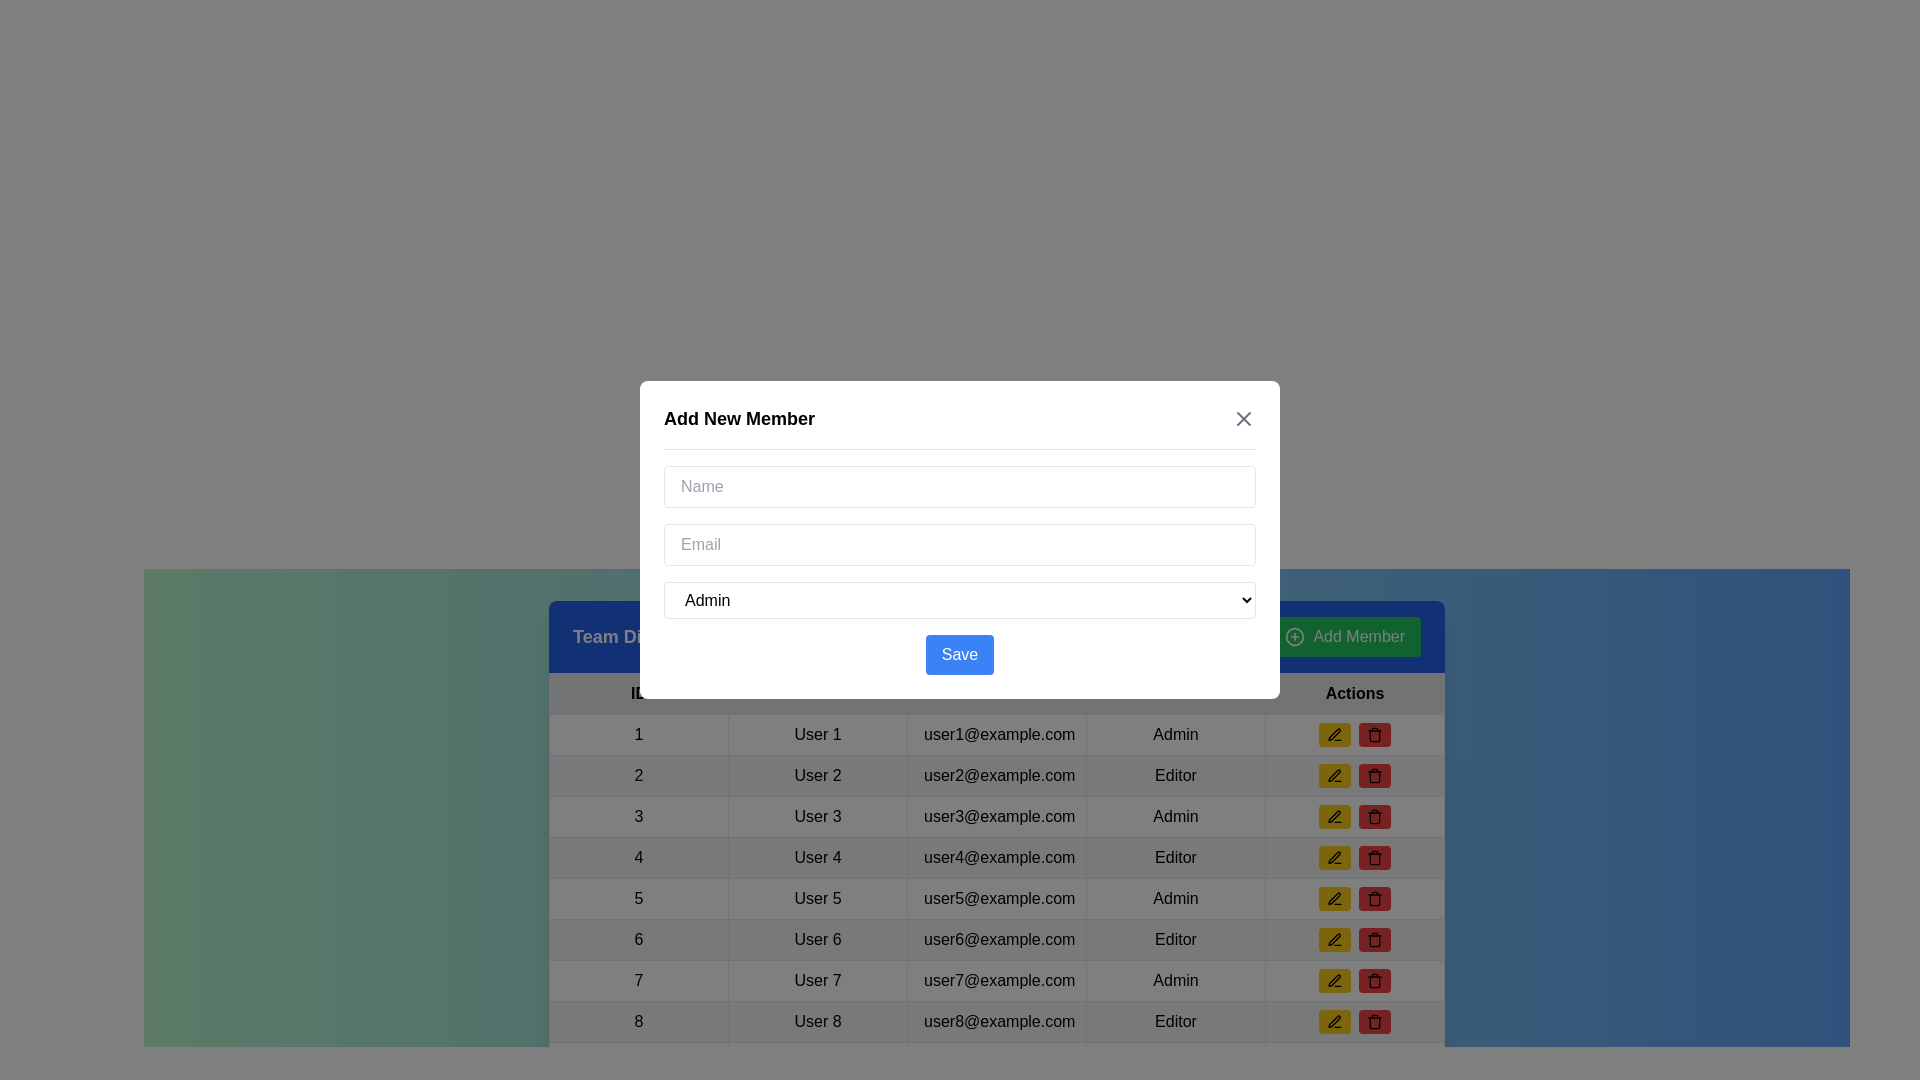 The image size is (1920, 1080). Describe the element at coordinates (997, 817) in the screenshot. I see `the third row of the tabular data, which contains the text '3 User 3 user3@example.com Admin'` at that location.